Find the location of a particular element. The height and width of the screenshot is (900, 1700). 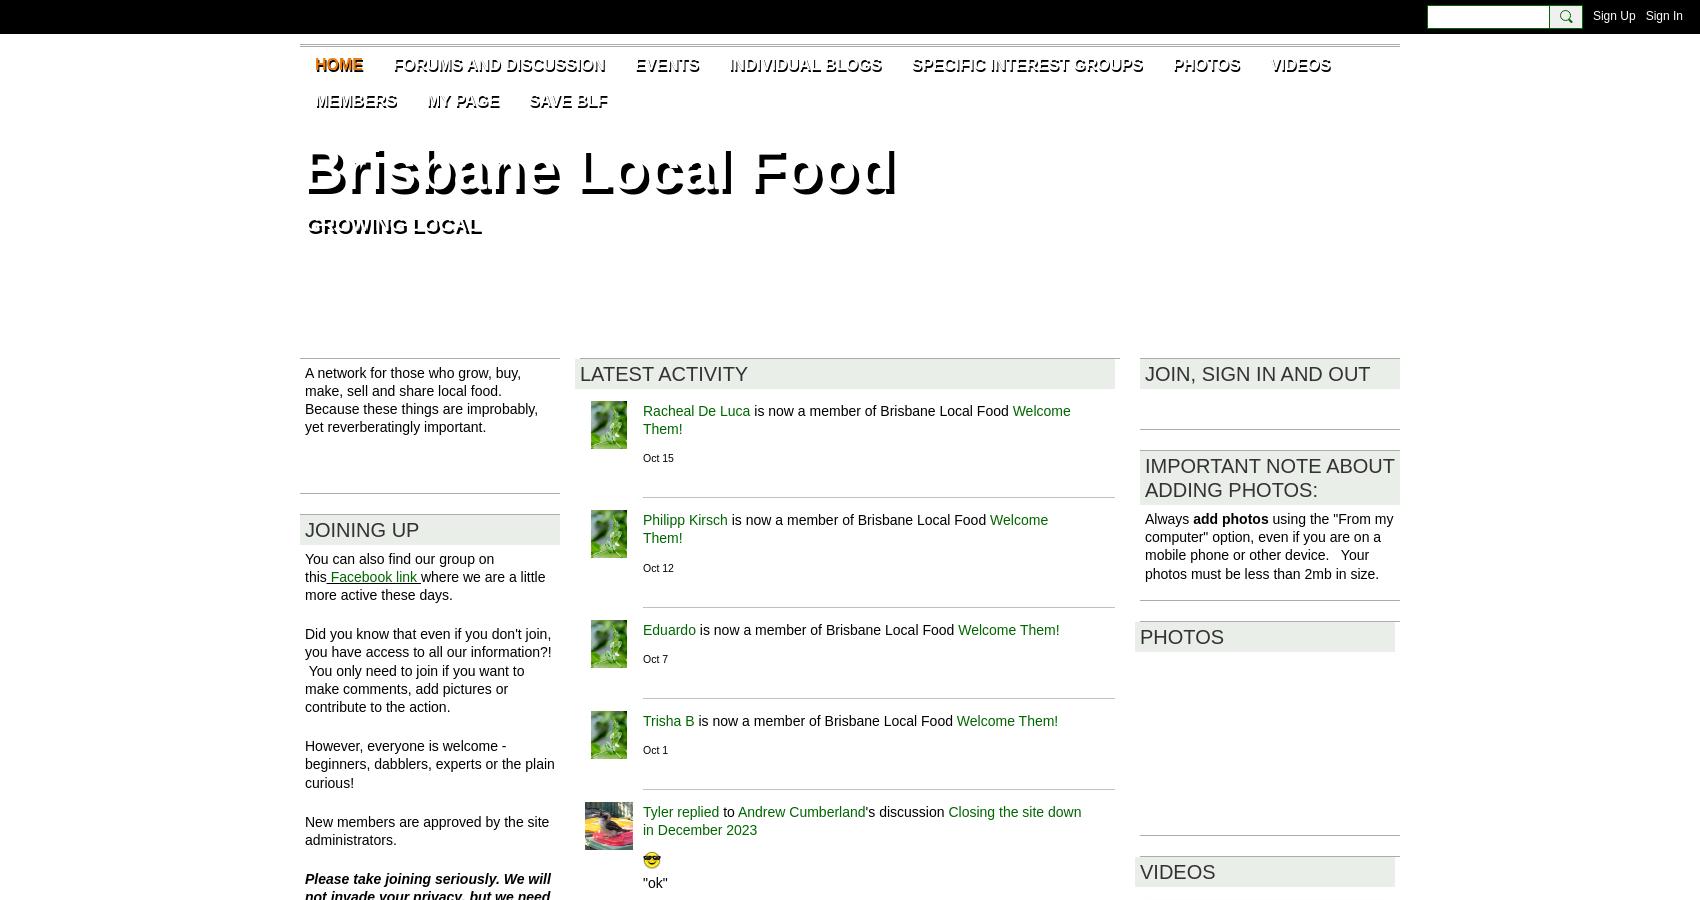

'Oct 15' is located at coordinates (642, 457).